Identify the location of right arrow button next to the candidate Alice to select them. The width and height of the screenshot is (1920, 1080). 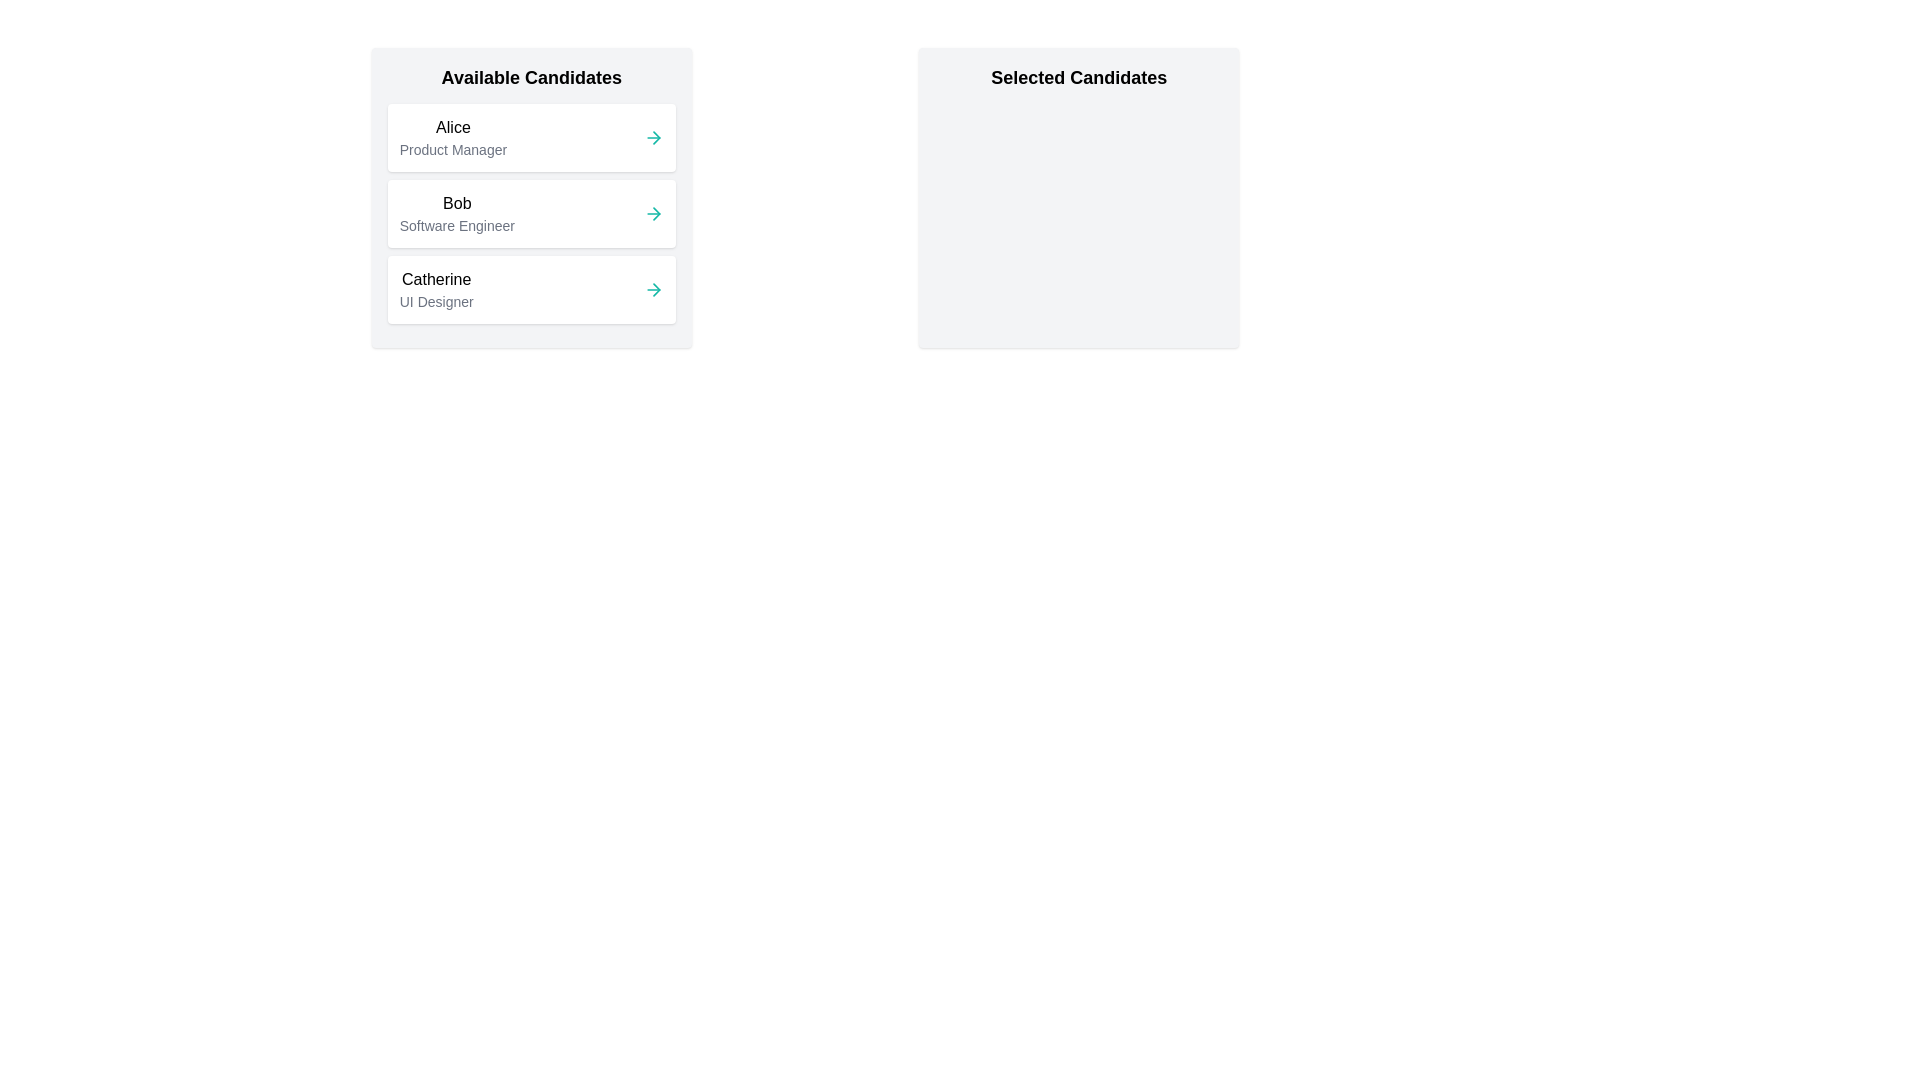
(653, 137).